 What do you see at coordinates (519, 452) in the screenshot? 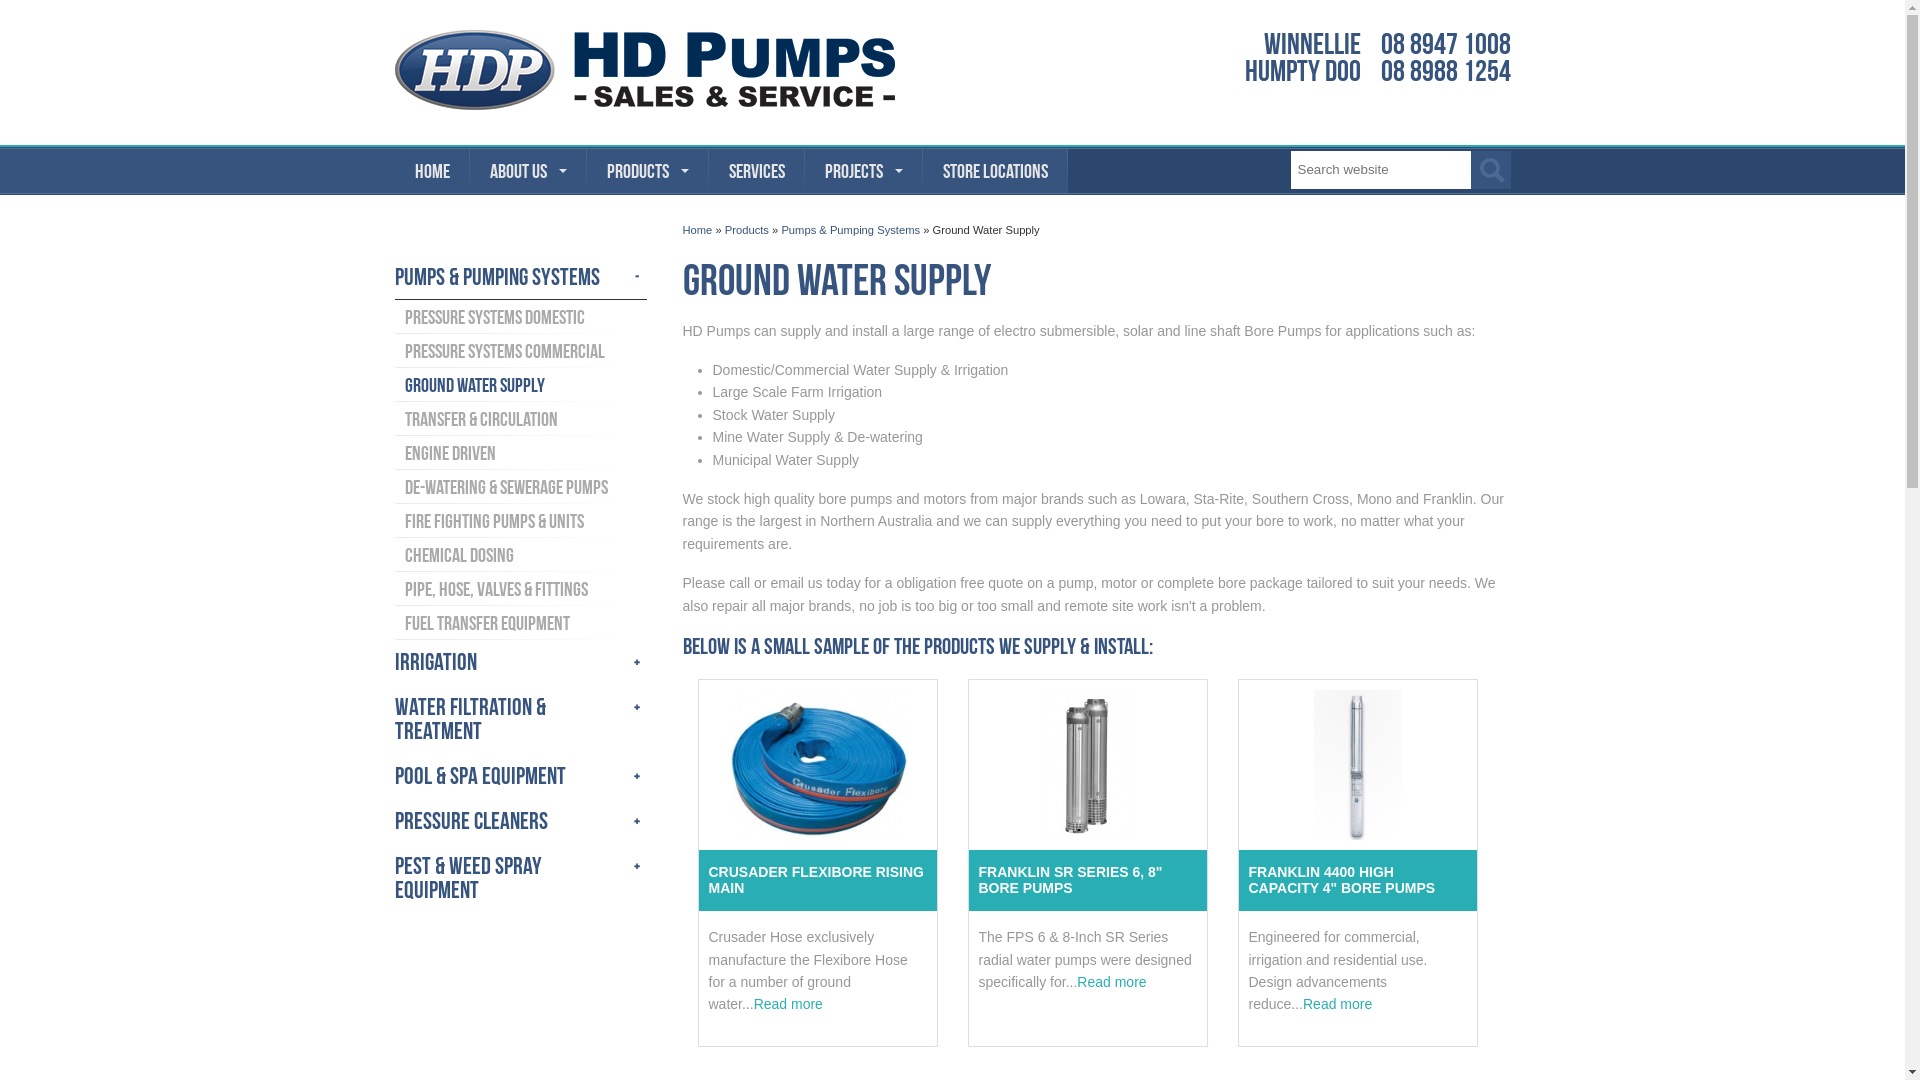
I see `'ENGINE DRIVEN'` at bounding box center [519, 452].